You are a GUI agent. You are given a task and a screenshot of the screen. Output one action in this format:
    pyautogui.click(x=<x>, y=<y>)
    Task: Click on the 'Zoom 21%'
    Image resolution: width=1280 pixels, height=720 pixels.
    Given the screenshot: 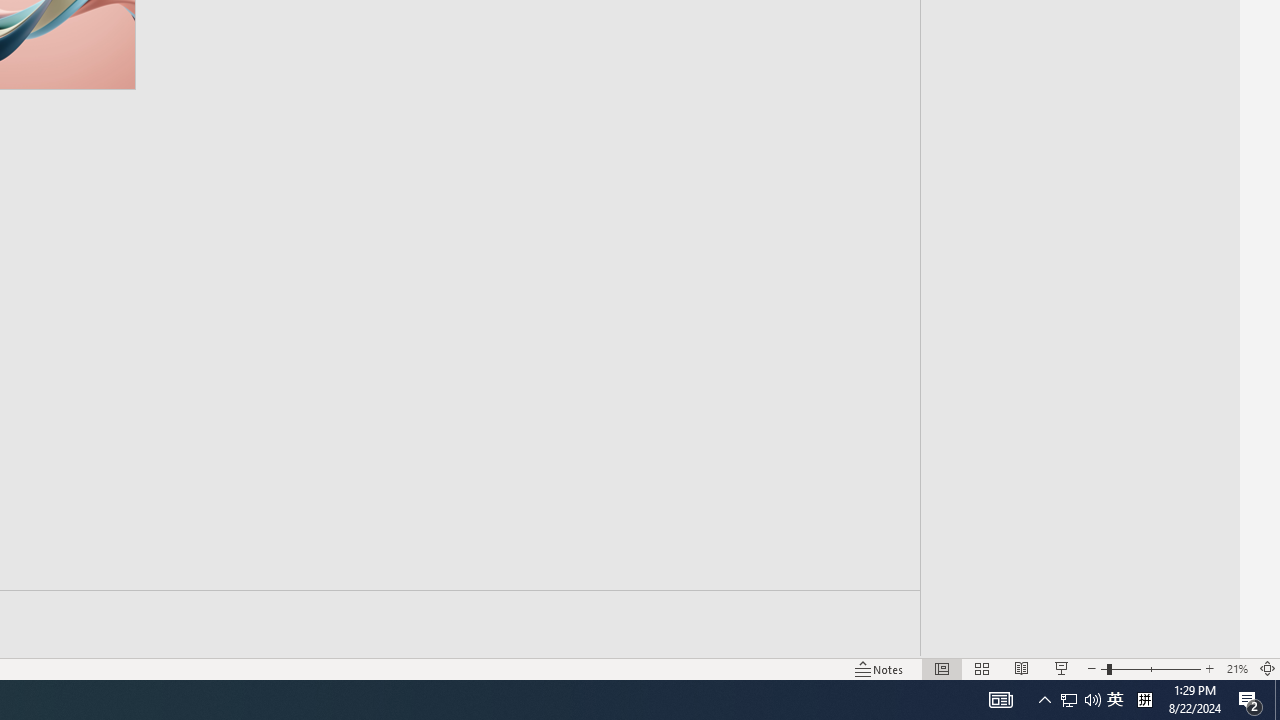 What is the action you would take?
    pyautogui.click(x=1236, y=669)
    